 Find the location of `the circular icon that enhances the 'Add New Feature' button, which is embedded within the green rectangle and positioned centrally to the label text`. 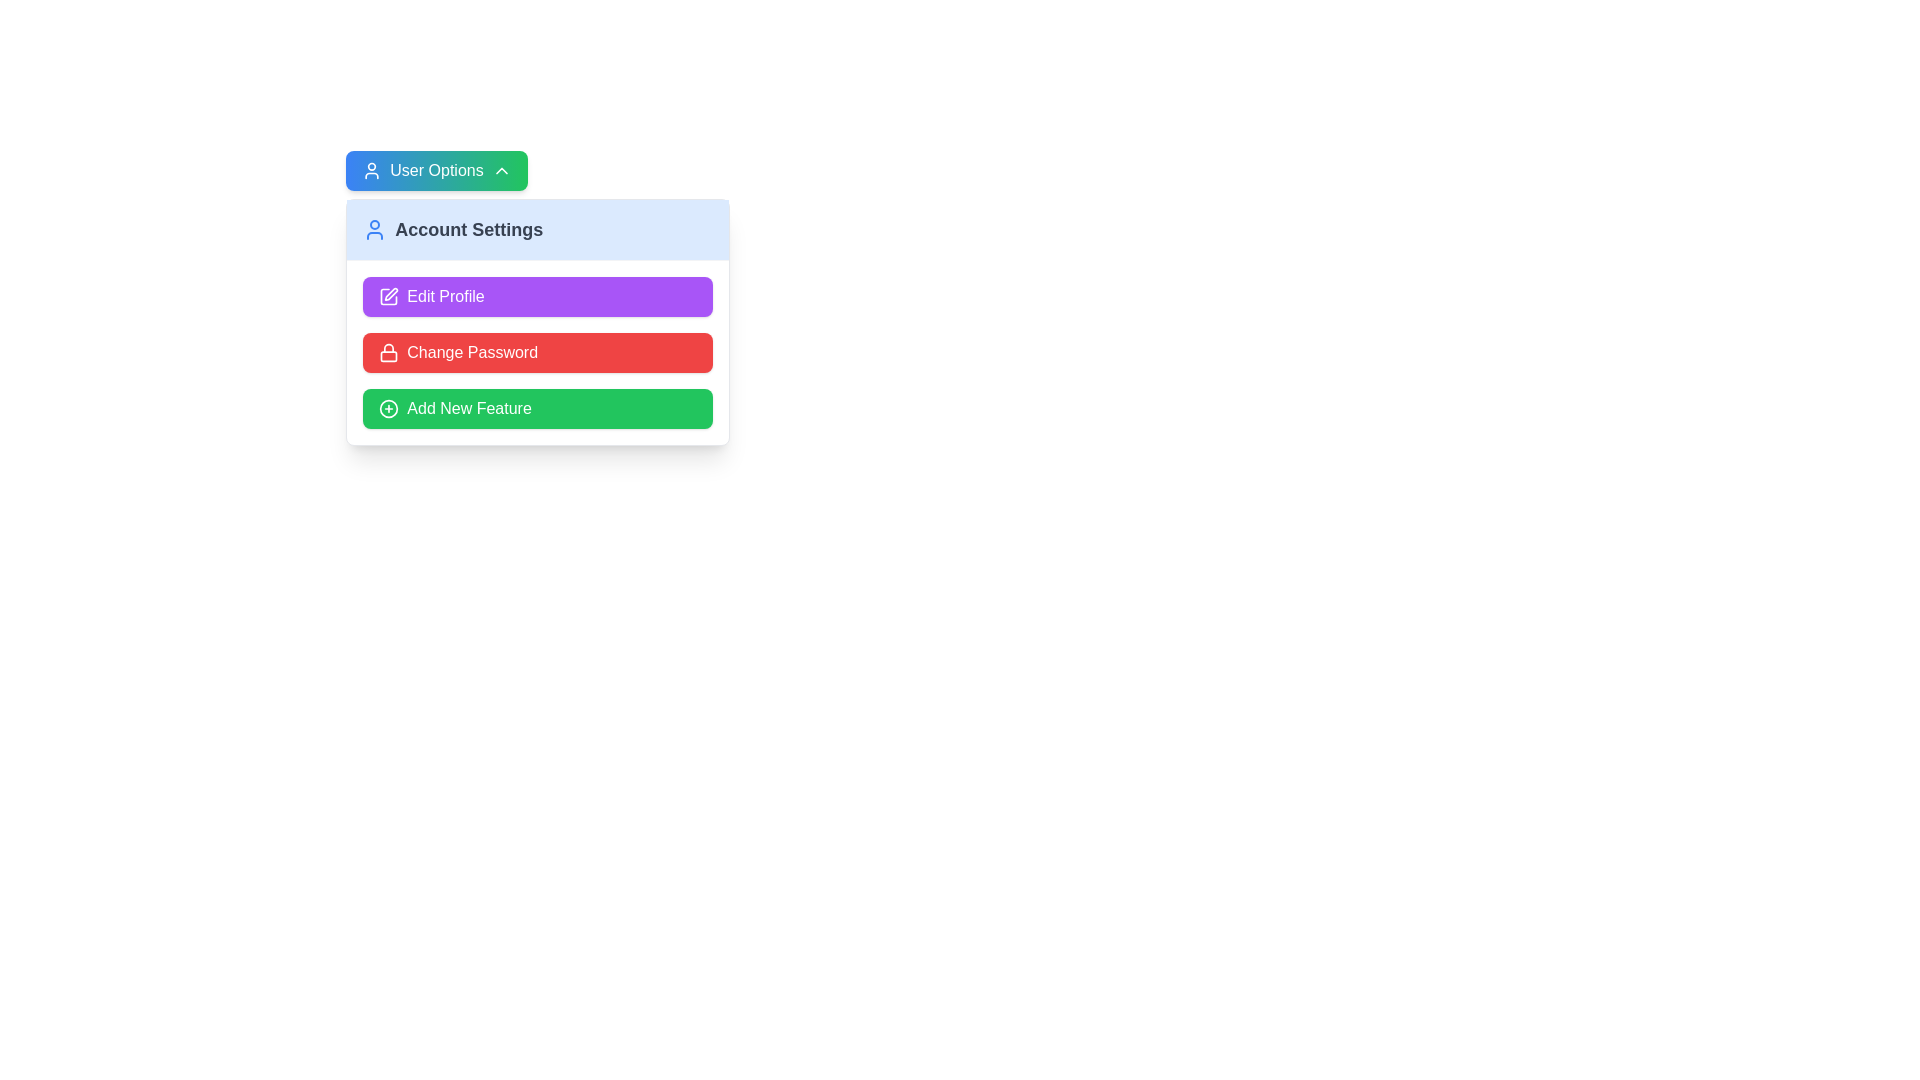

the circular icon that enhances the 'Add New Feature' button, which is embedded within the green rectangle and positioned centrally to the label text is located at coordinates (389, 407).